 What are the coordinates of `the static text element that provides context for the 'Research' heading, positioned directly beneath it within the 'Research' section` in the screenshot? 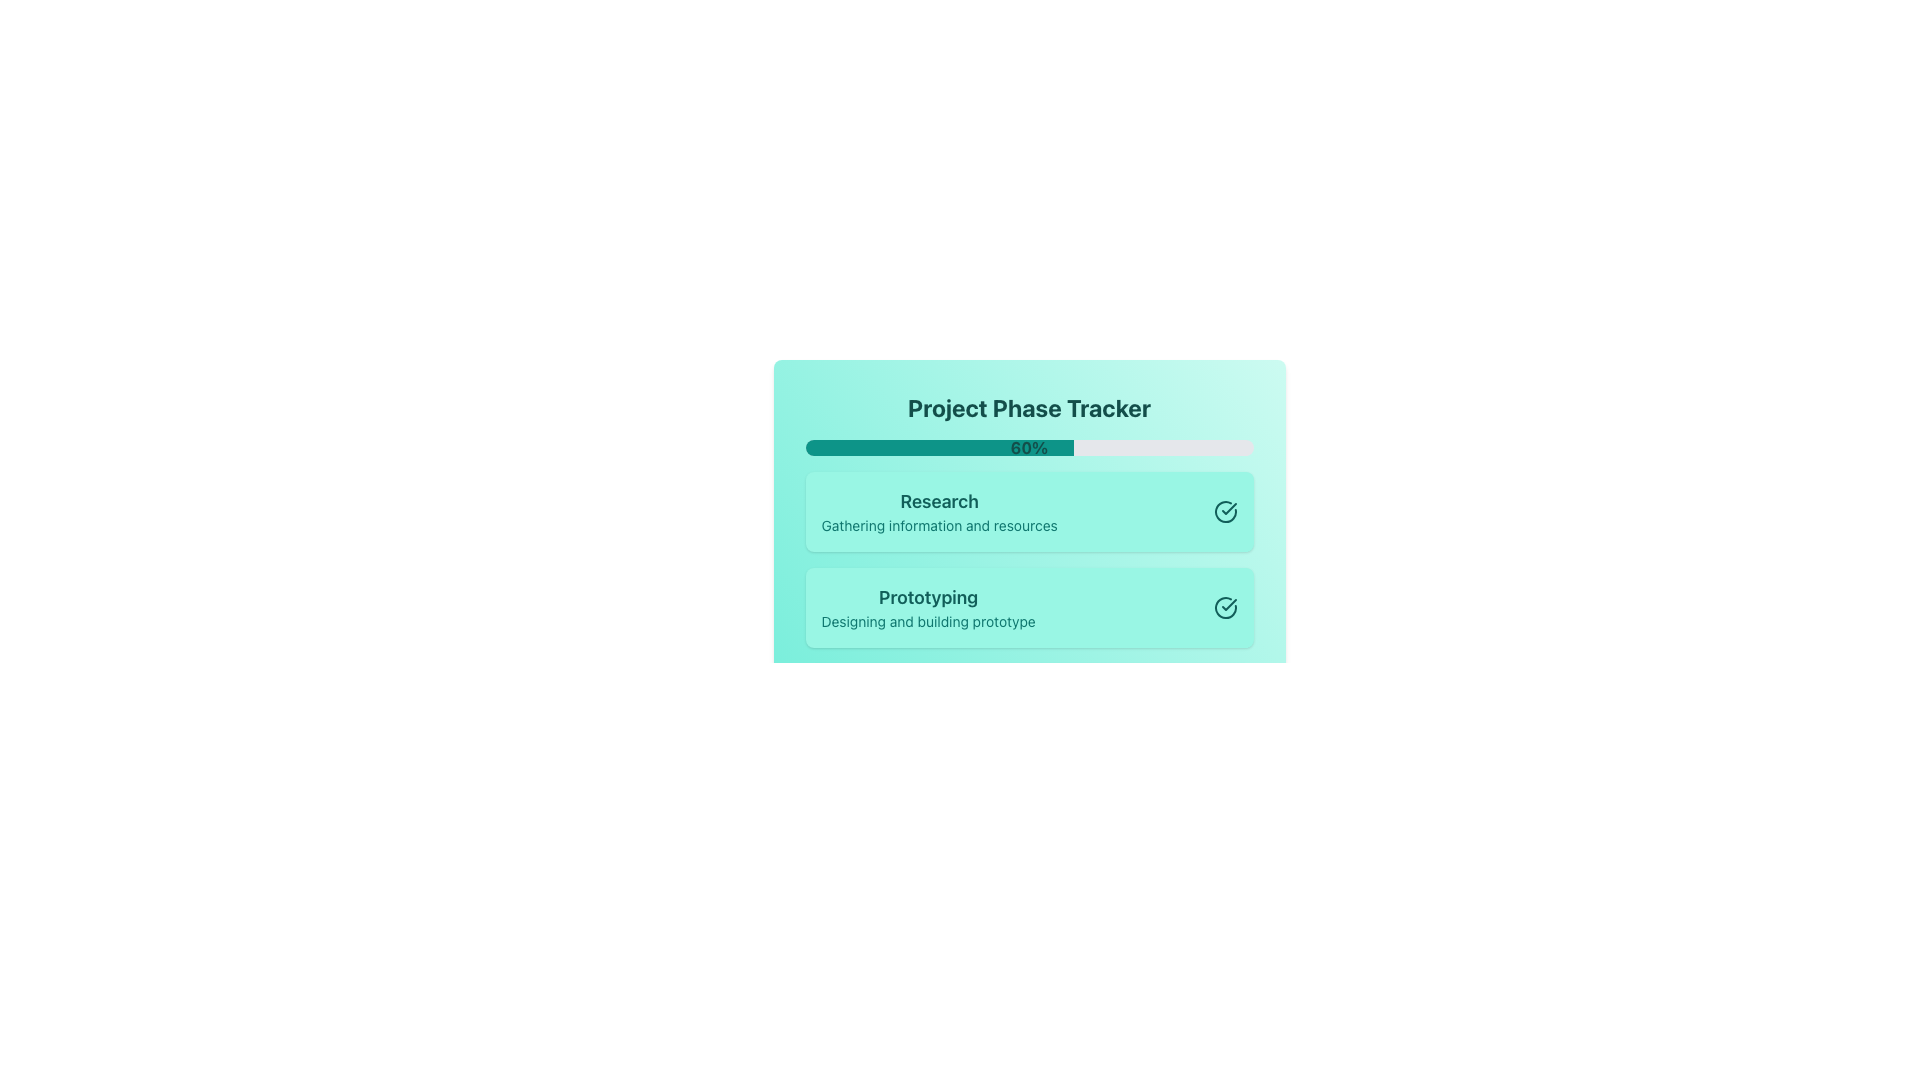 It's located at (938, 524).